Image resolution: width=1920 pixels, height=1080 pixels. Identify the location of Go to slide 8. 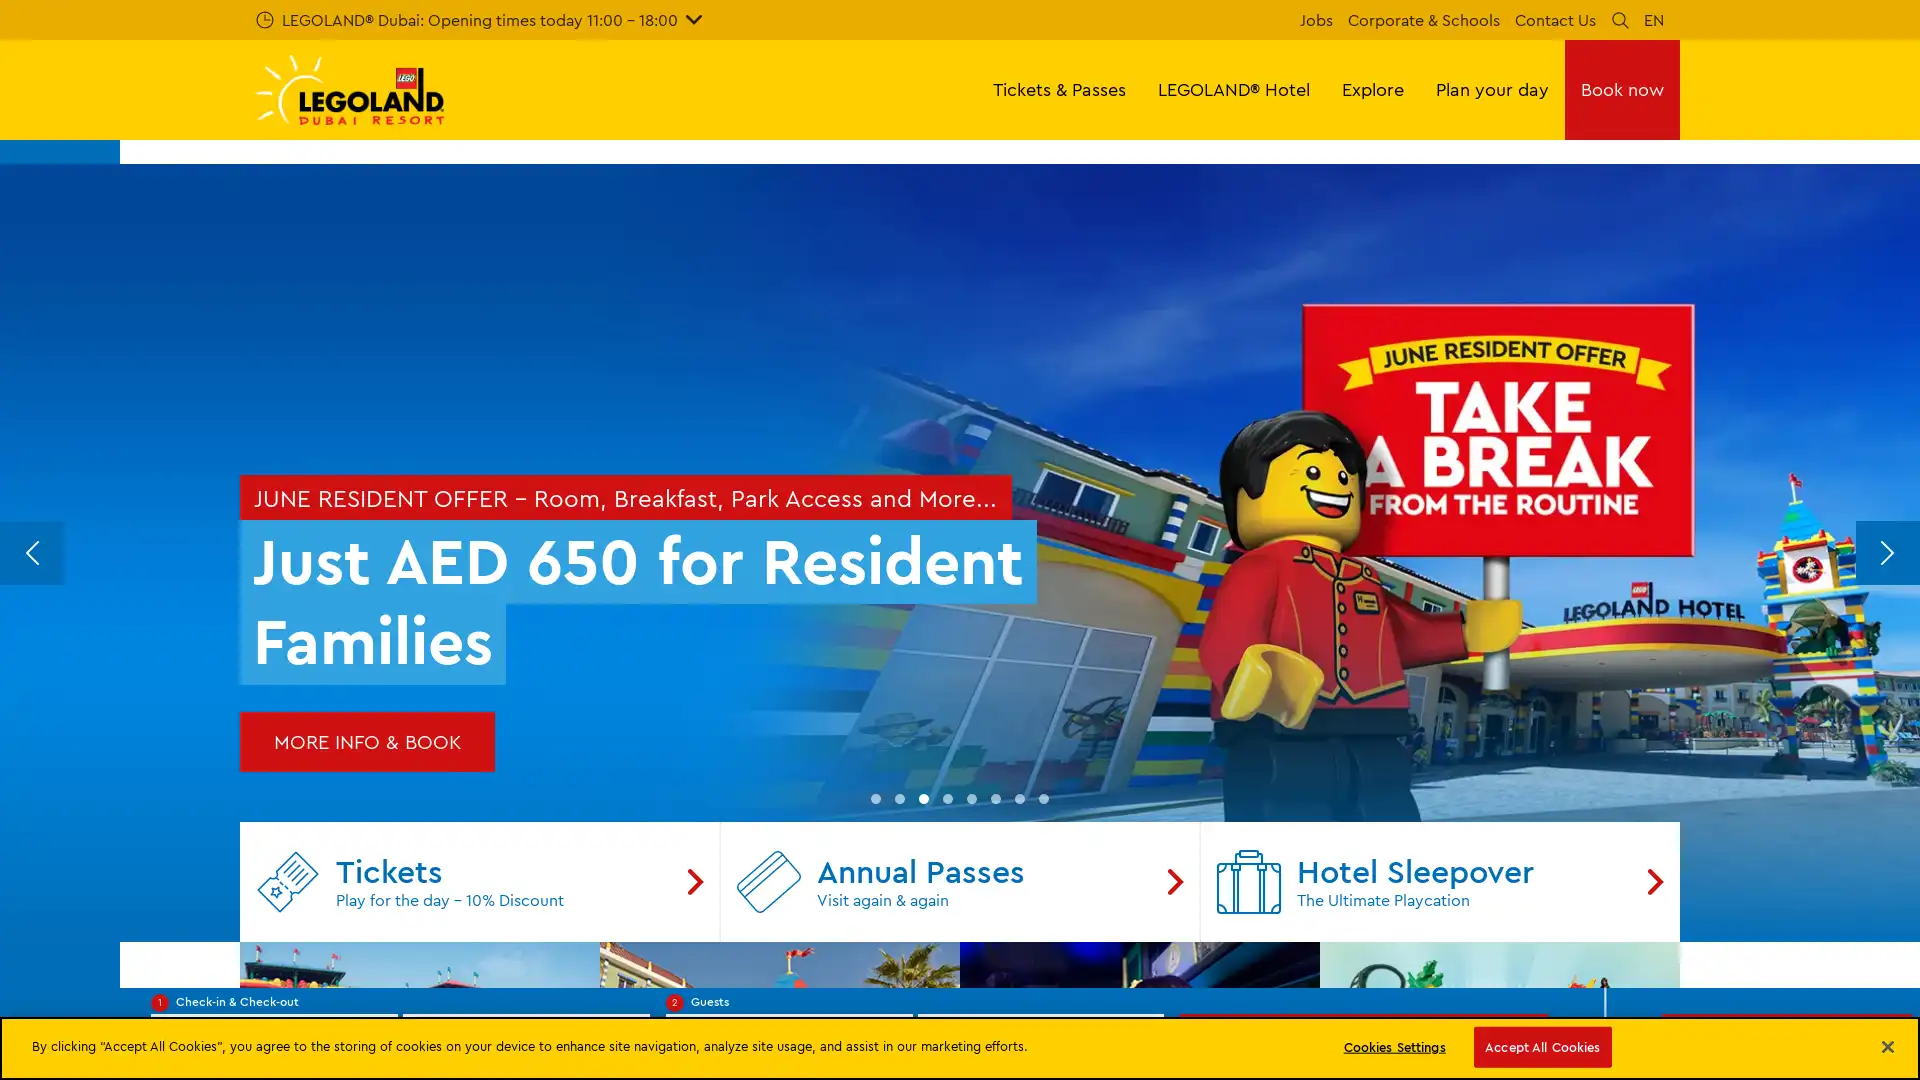
(1042, 797).